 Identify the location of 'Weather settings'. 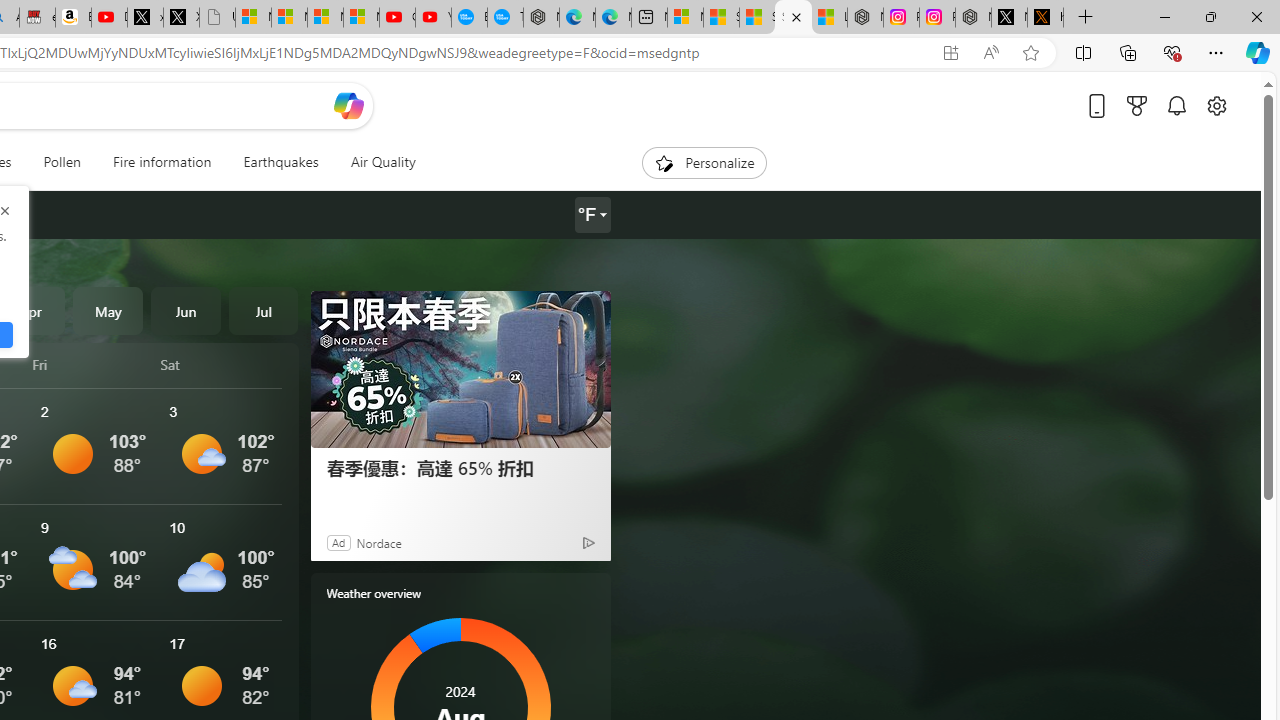
(591, 215).